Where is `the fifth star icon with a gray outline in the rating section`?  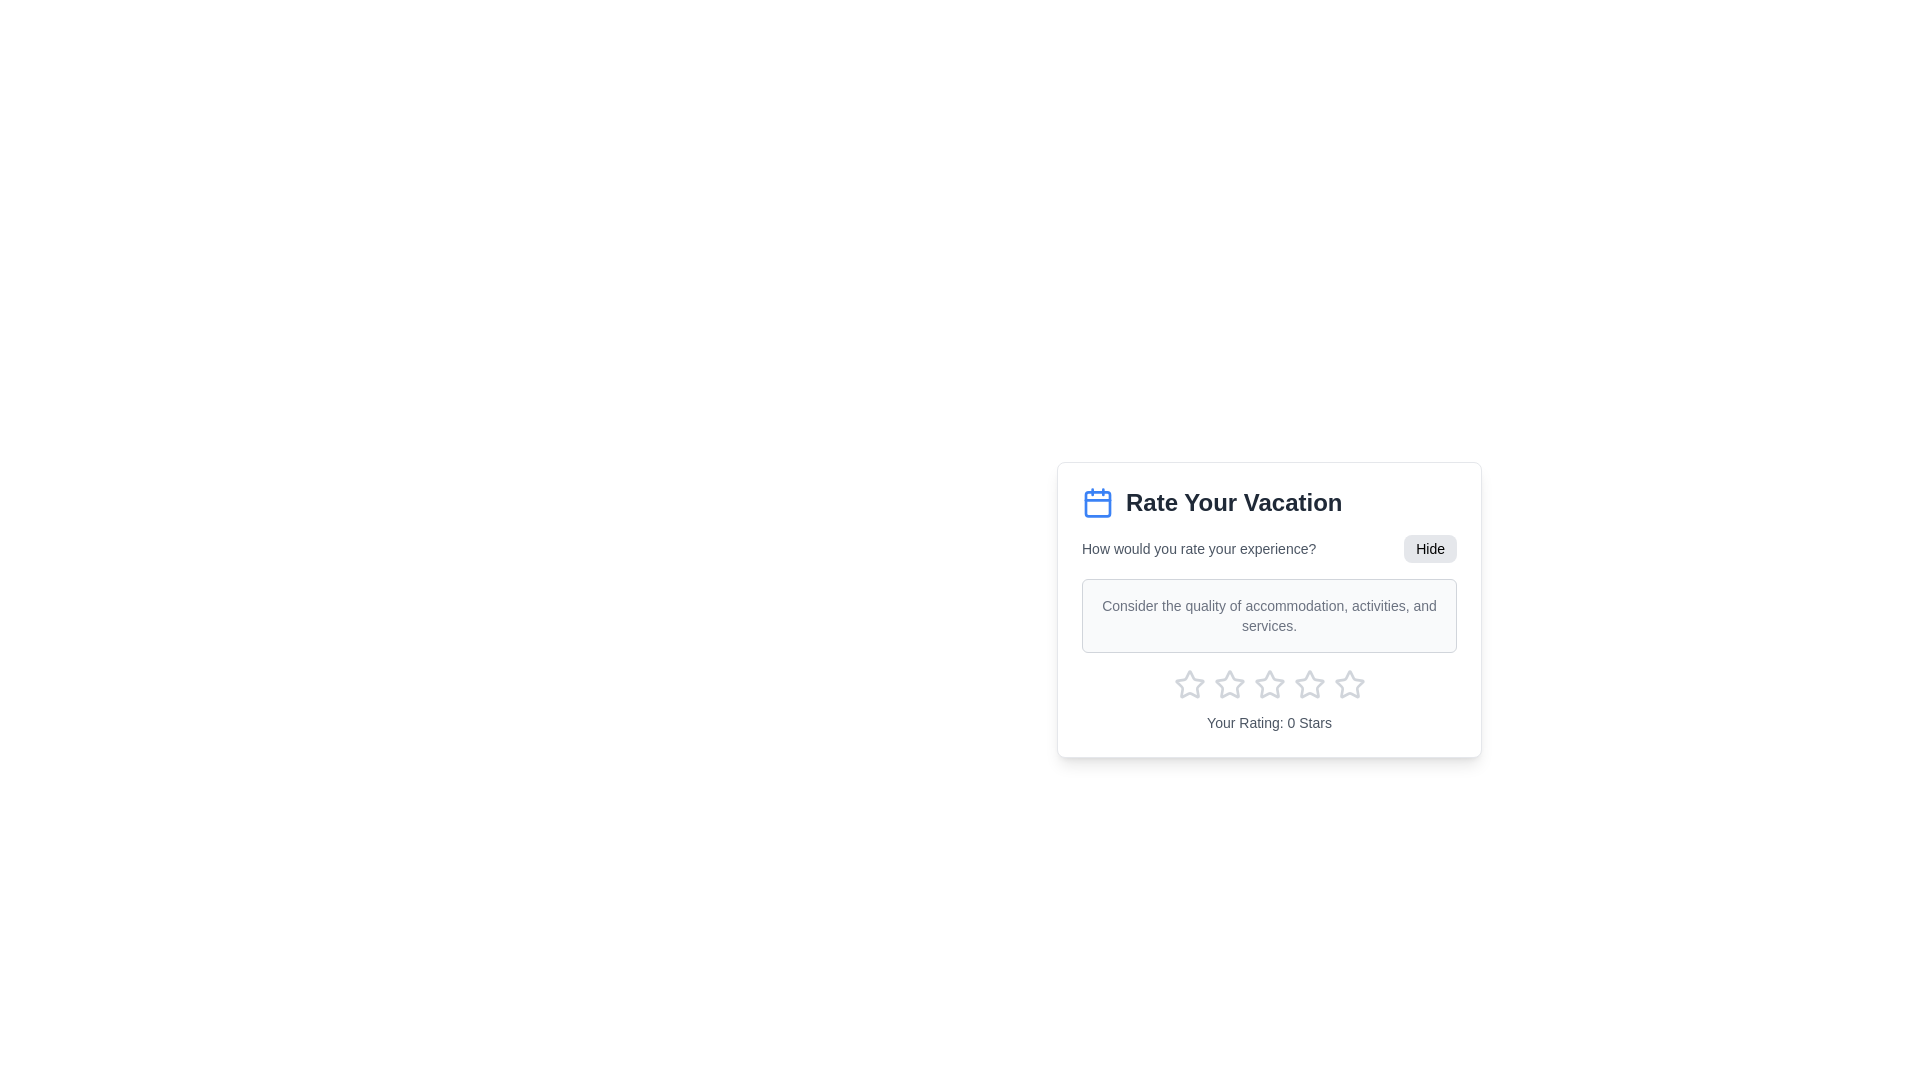 the fifth star icon with a gray outline in the rating section is located at coordinates (1309, 684).